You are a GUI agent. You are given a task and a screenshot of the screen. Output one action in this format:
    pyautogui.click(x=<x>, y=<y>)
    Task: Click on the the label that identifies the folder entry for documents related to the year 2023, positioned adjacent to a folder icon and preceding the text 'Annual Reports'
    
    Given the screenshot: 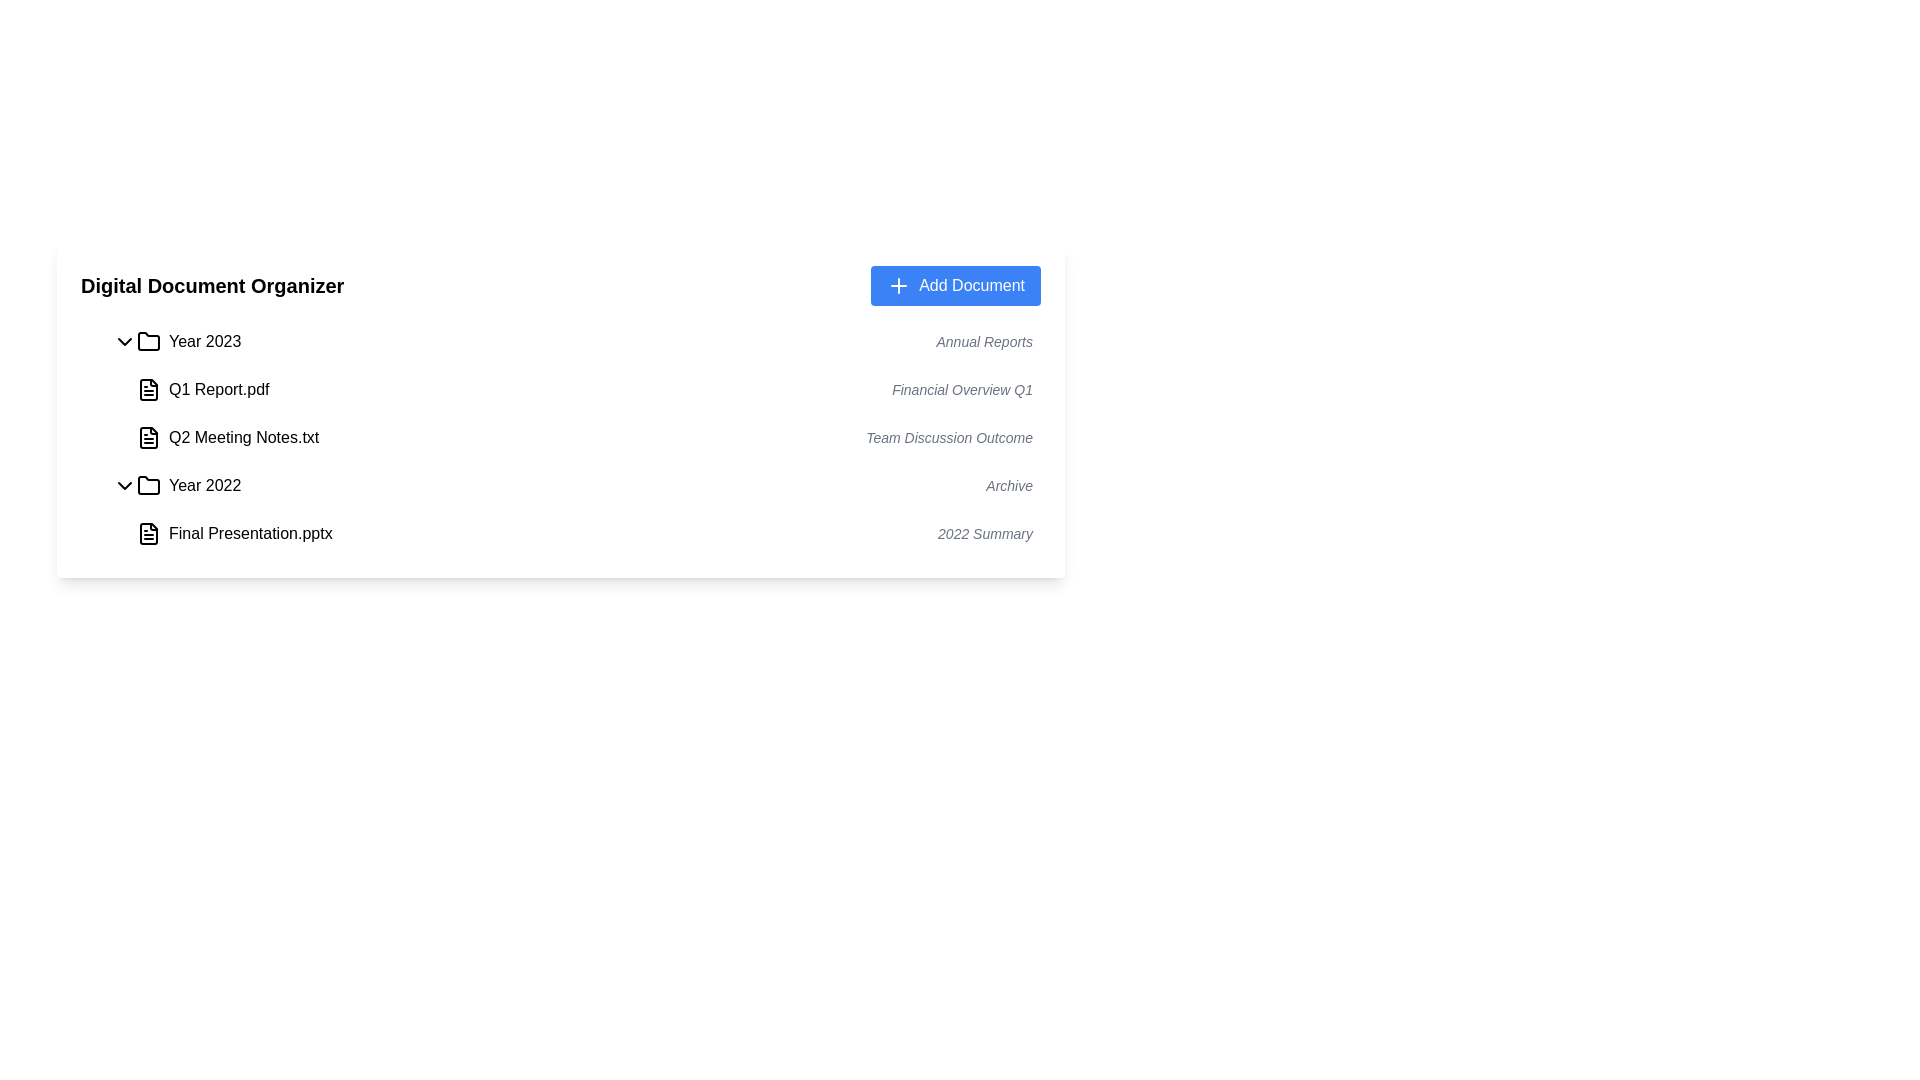 What is the action you would take?
    pyautogui.click(x=205, y=341)
    